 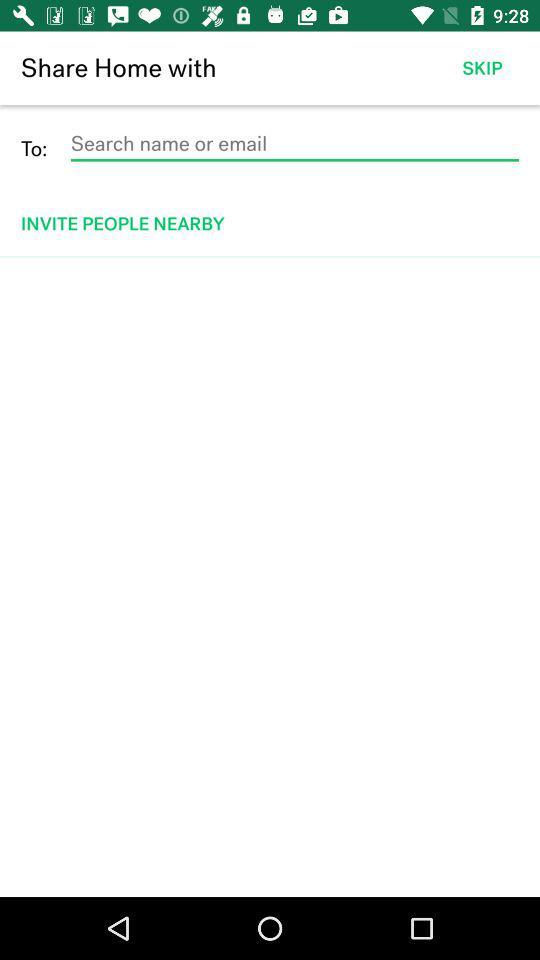 What do you see at coordinates (481, 68) in the screenshot?
I see `the item next to the share home with app` at bounding box center [481, 68].